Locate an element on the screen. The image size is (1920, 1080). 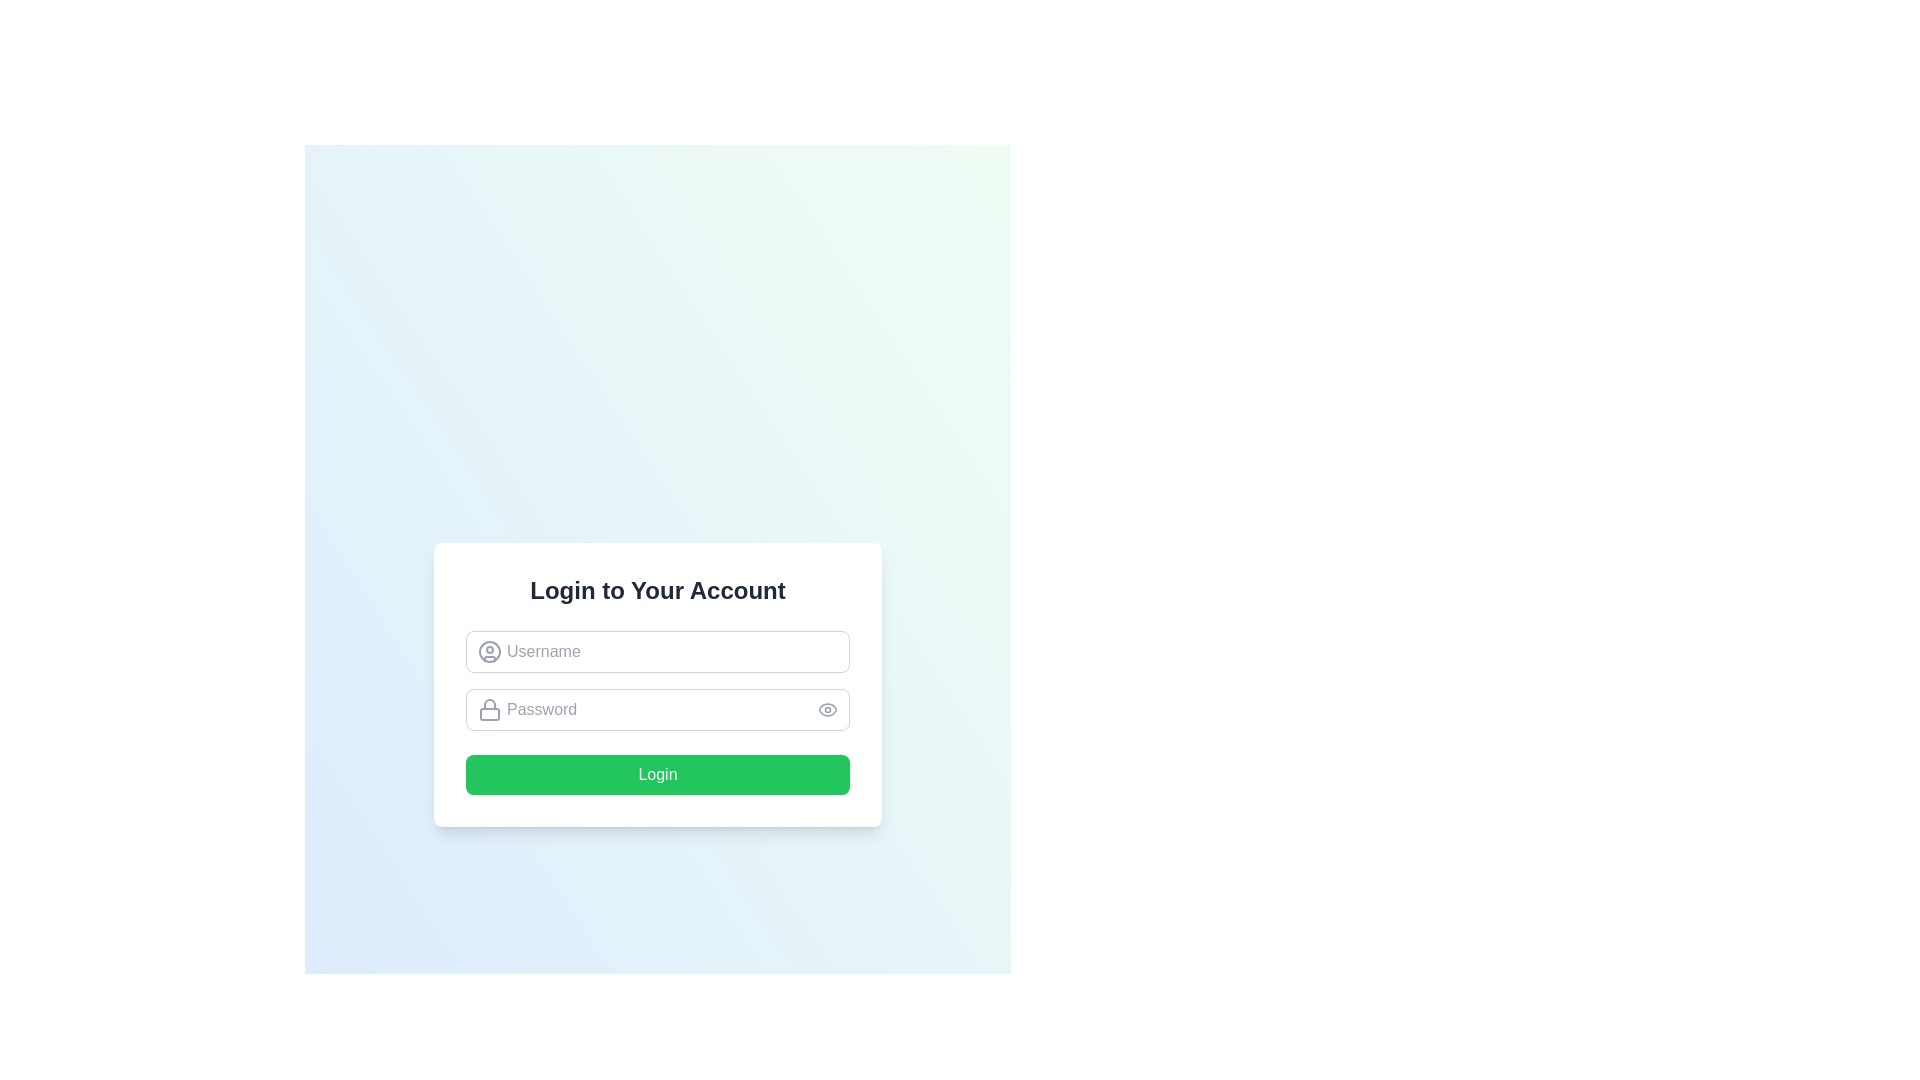
the circular user icon, which is gray and left-aligned in the 'Username' input field is located at coordinates (489, 651).